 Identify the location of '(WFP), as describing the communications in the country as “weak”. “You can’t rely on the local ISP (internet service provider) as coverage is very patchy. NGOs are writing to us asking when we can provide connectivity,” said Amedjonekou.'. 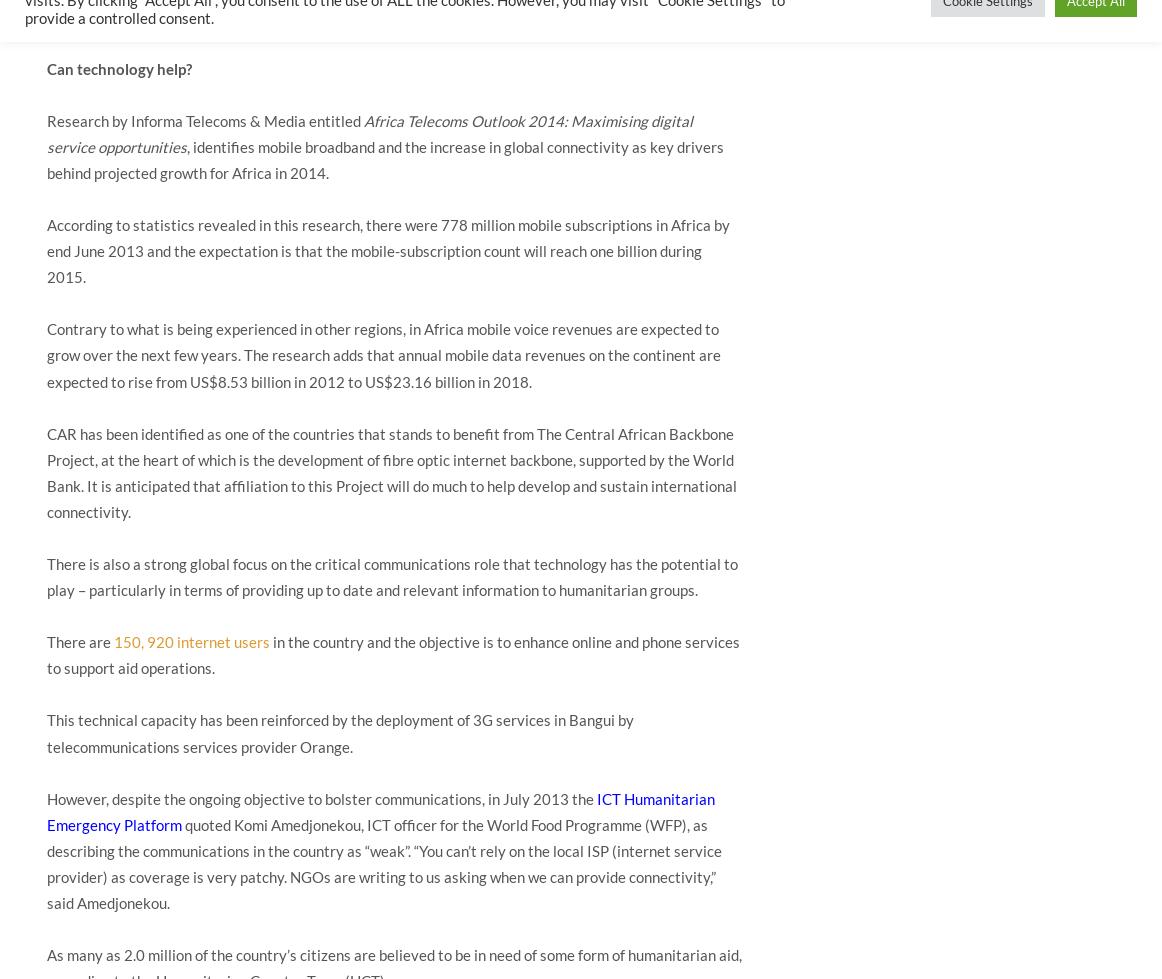
(383, 861).